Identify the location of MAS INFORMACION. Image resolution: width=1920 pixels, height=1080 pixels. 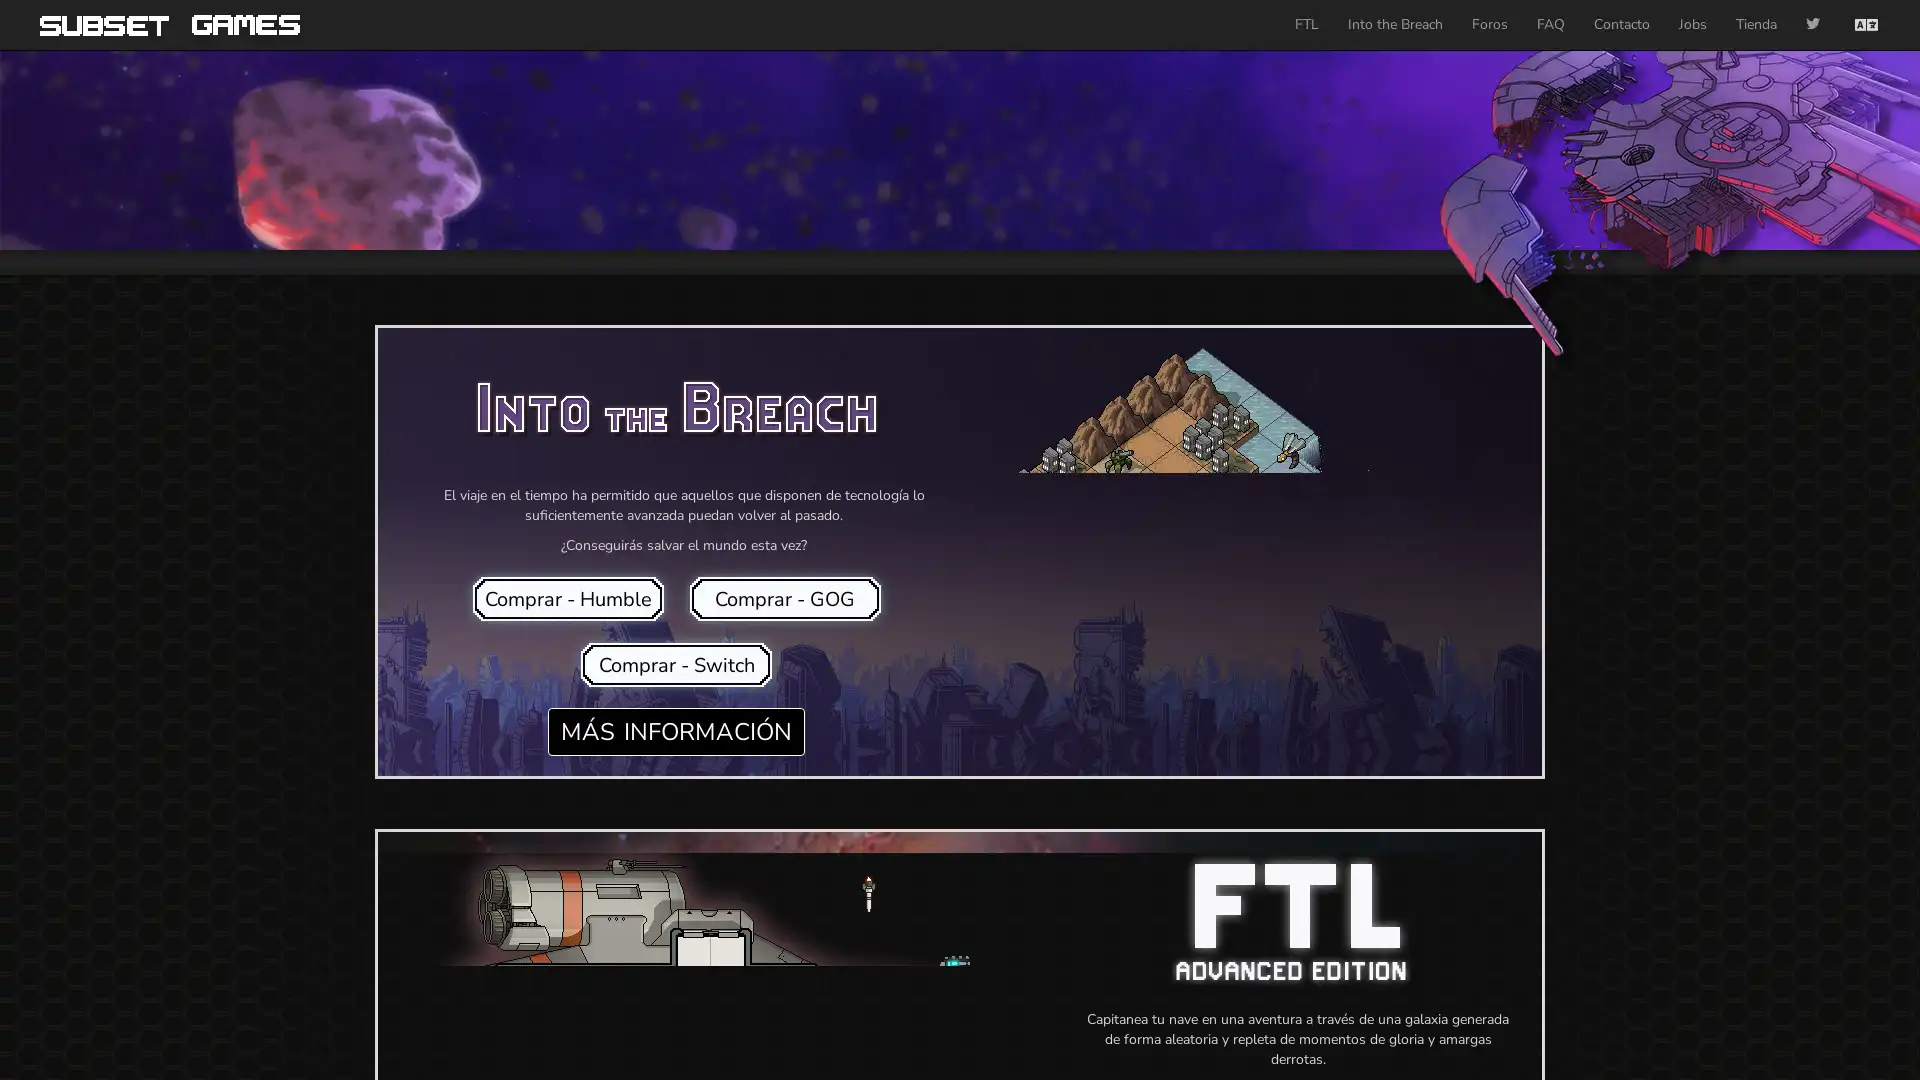
(676, 732).